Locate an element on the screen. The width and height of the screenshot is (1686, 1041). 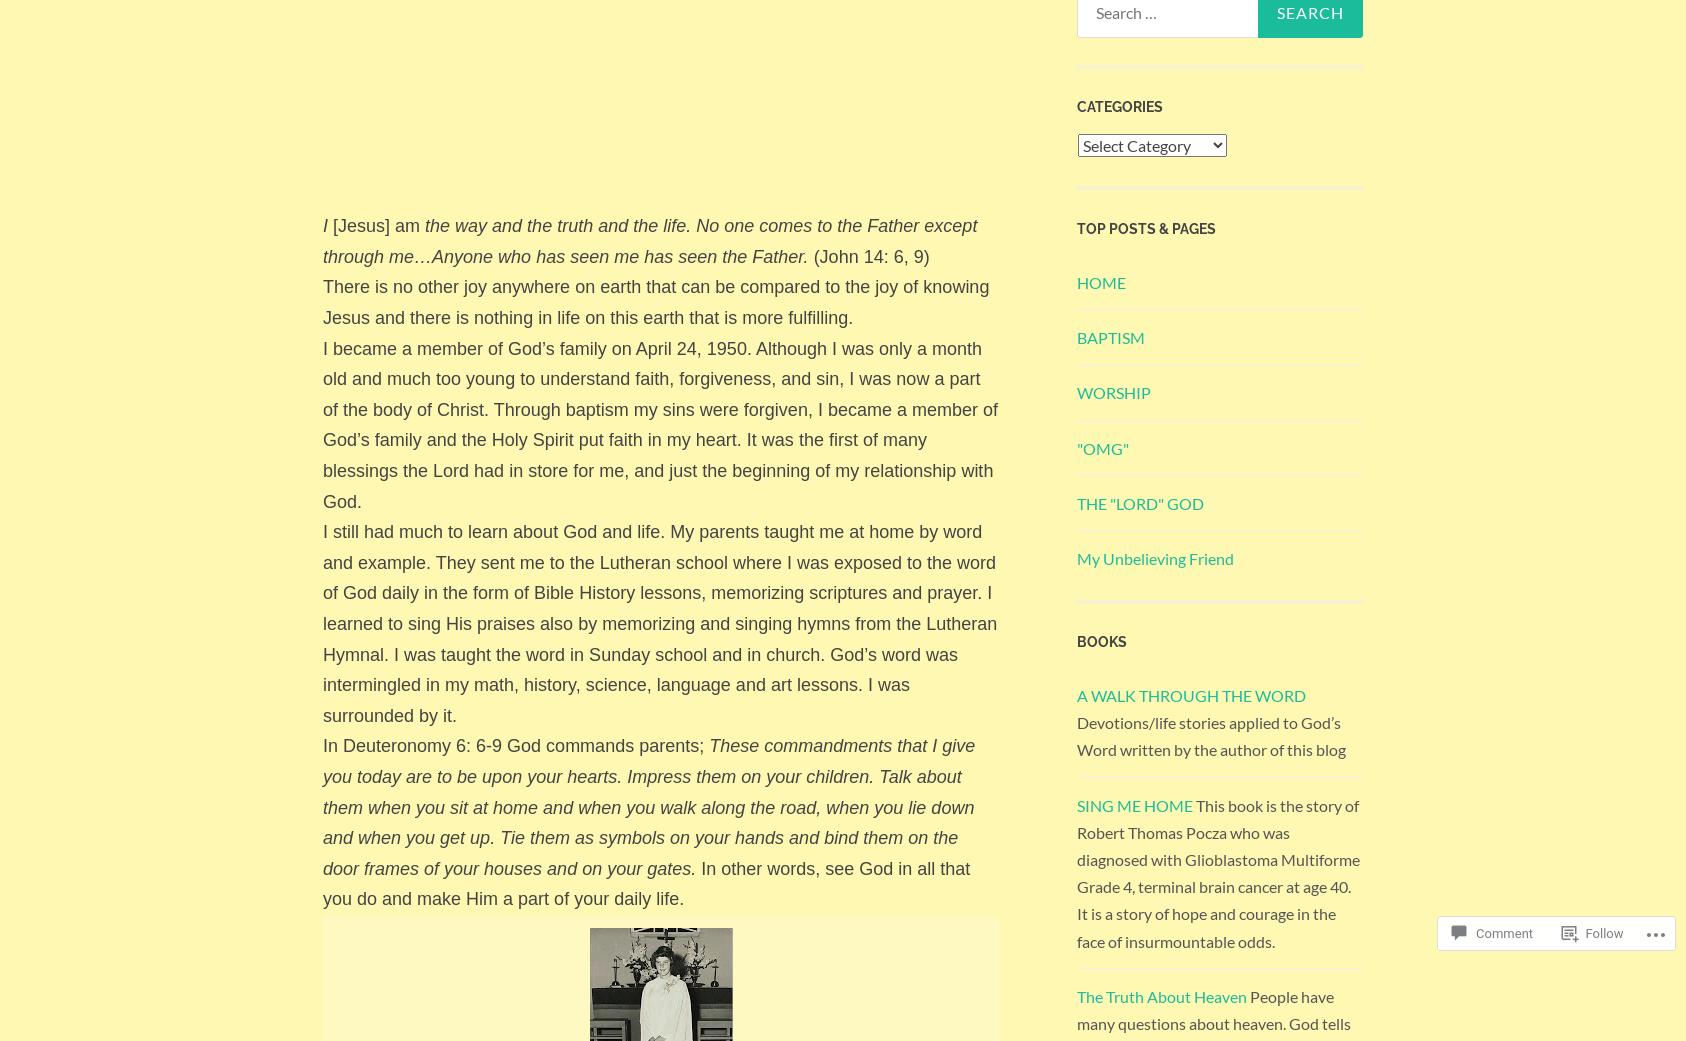
'I' is located at coordinates (324, 225).